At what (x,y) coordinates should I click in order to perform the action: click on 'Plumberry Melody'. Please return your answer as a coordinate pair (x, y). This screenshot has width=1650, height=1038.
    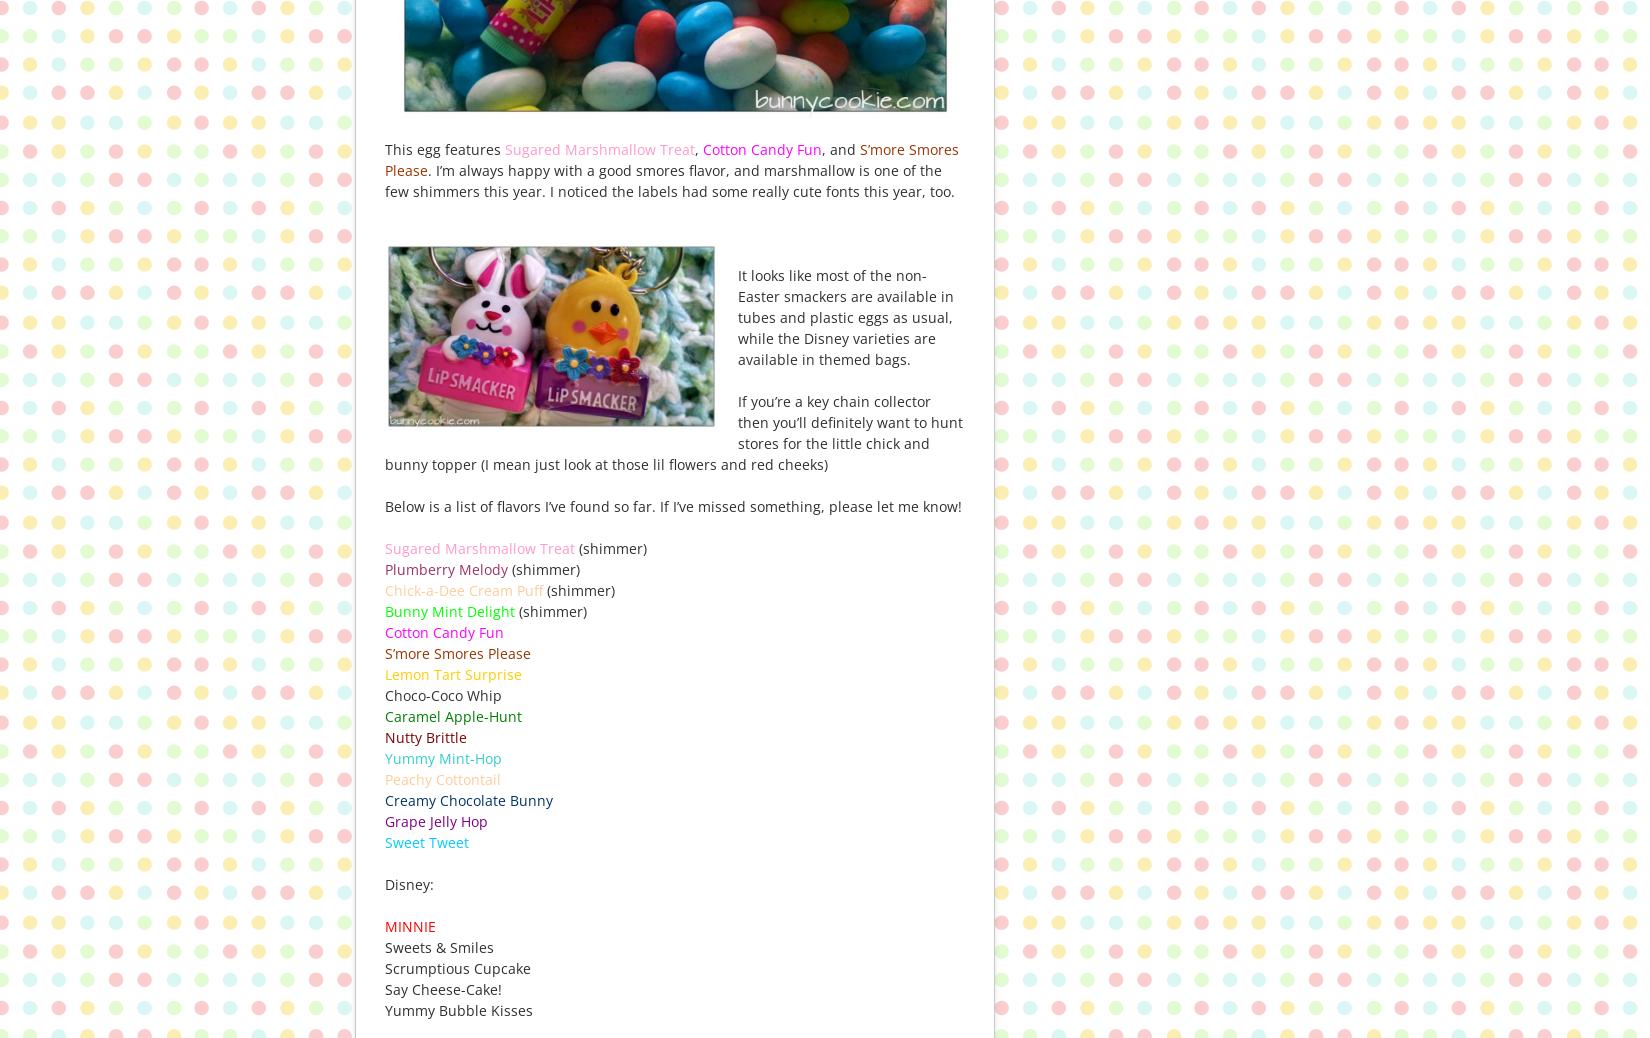
    Looking at the image, I should click on (445, 567).